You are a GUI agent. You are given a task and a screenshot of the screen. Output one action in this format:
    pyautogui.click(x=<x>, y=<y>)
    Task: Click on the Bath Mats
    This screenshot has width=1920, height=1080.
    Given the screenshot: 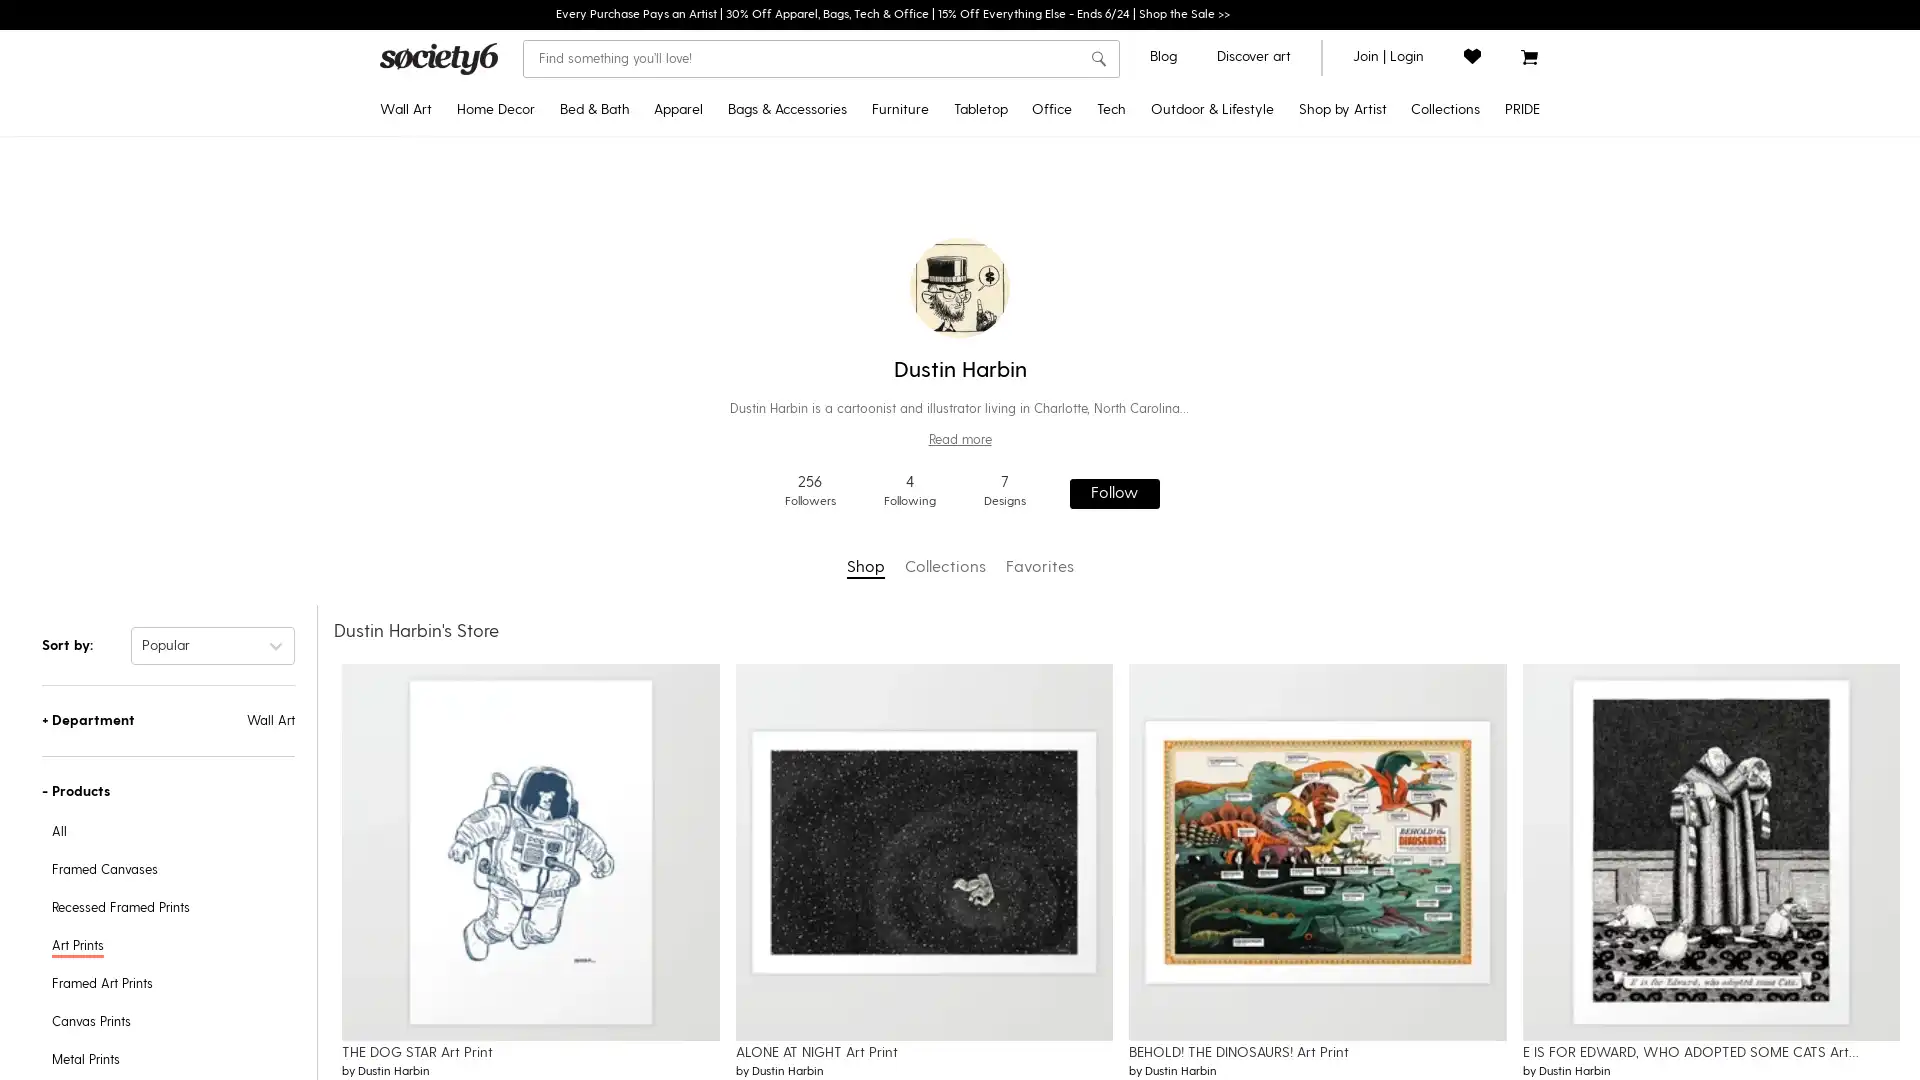 What is the action you would take?
    pyautogui.click(x=637, y=289)
    